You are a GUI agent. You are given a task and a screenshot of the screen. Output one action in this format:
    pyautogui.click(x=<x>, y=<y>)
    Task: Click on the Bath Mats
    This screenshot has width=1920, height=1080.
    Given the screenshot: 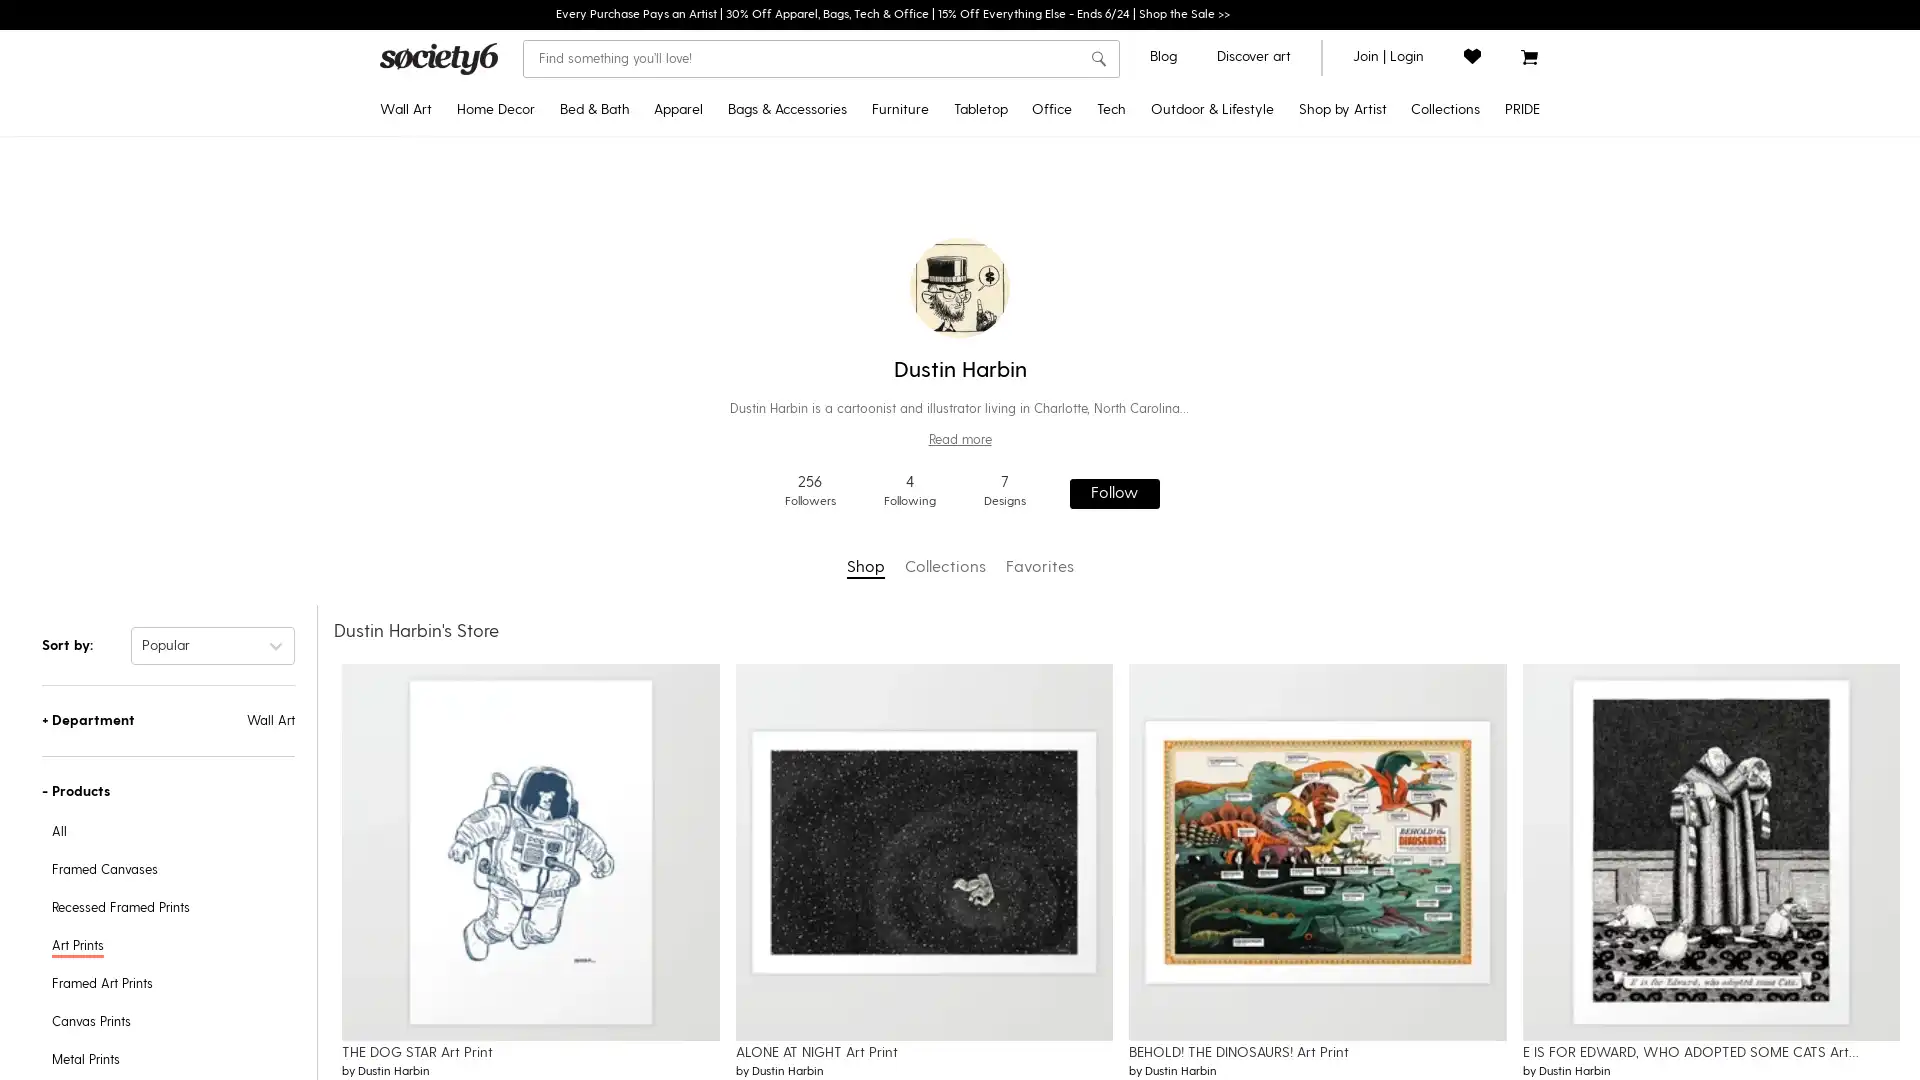 What is the action you would take?
    pyautogui.click(x=637, y=289)
    